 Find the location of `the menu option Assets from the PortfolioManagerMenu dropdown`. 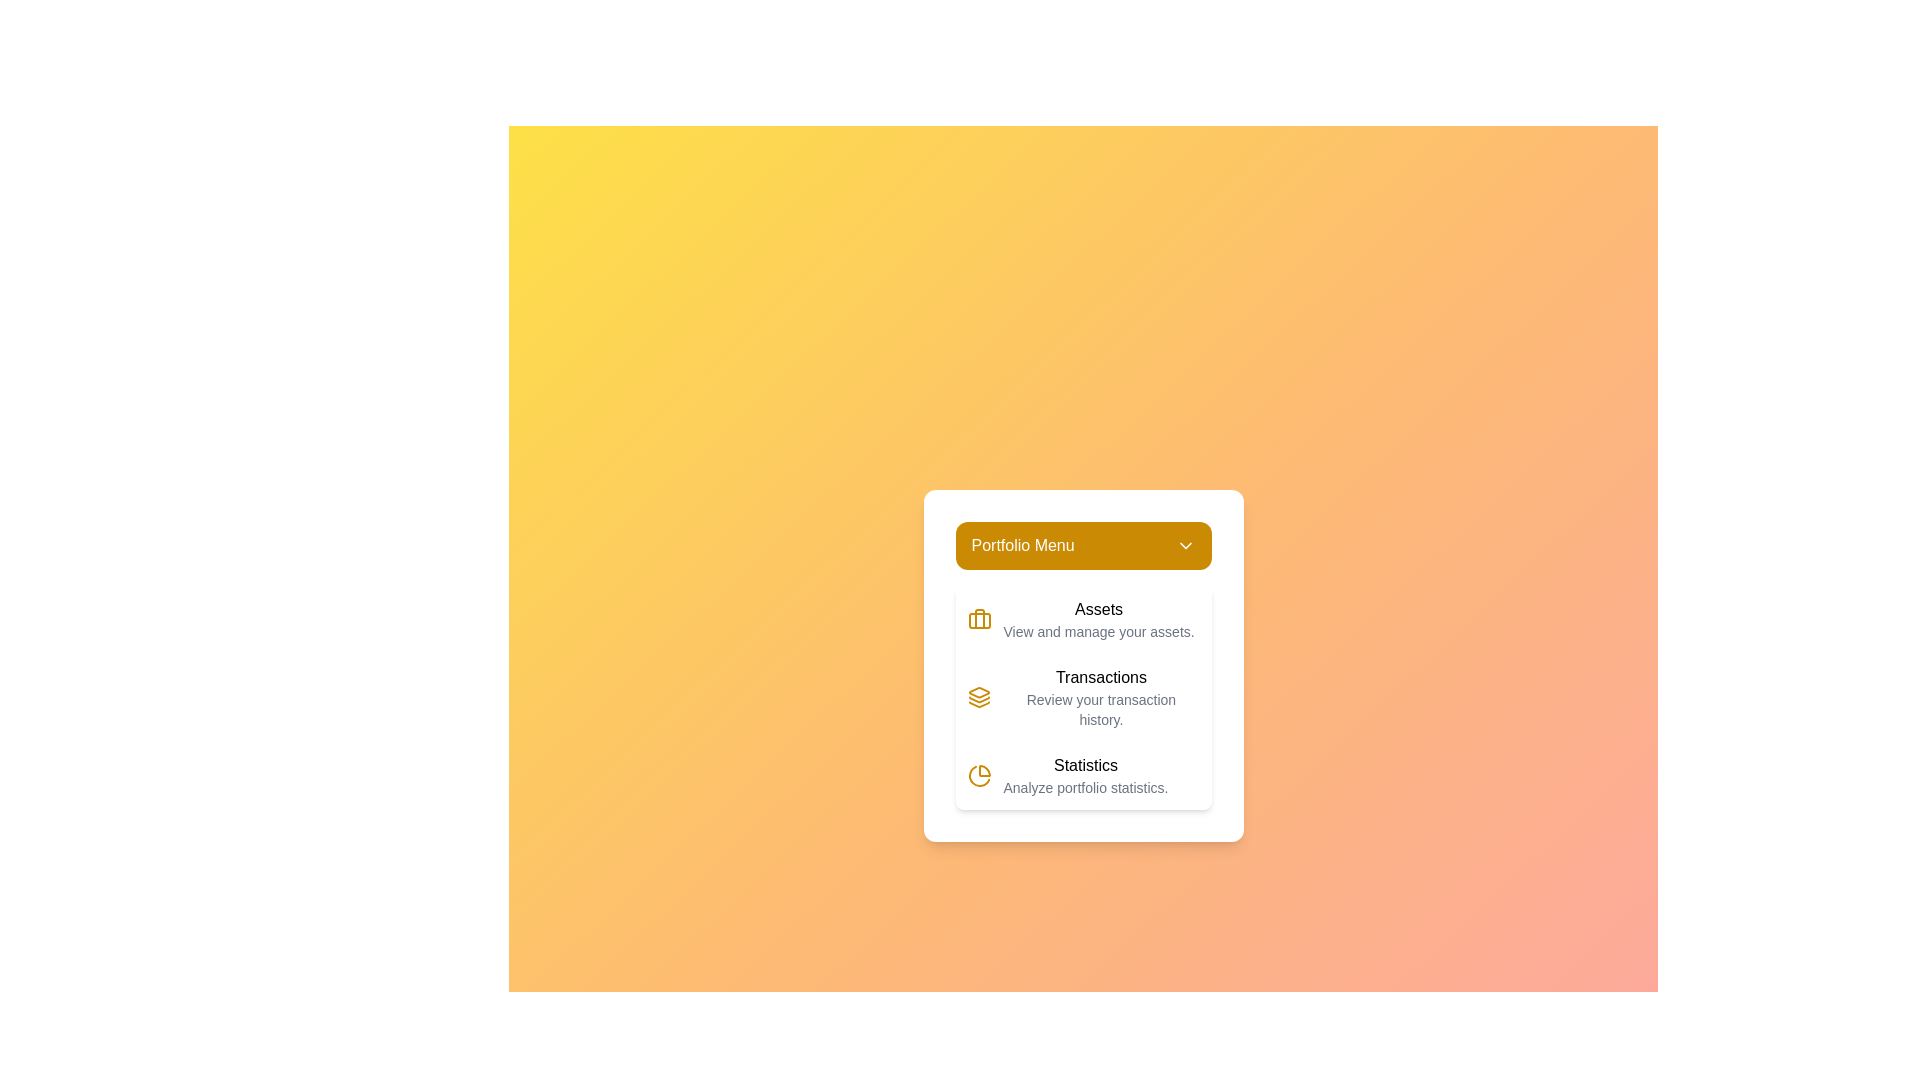

the menu option Assets from the PortfolioManagerMenu dropdown is located at coordinates (1082, 619).